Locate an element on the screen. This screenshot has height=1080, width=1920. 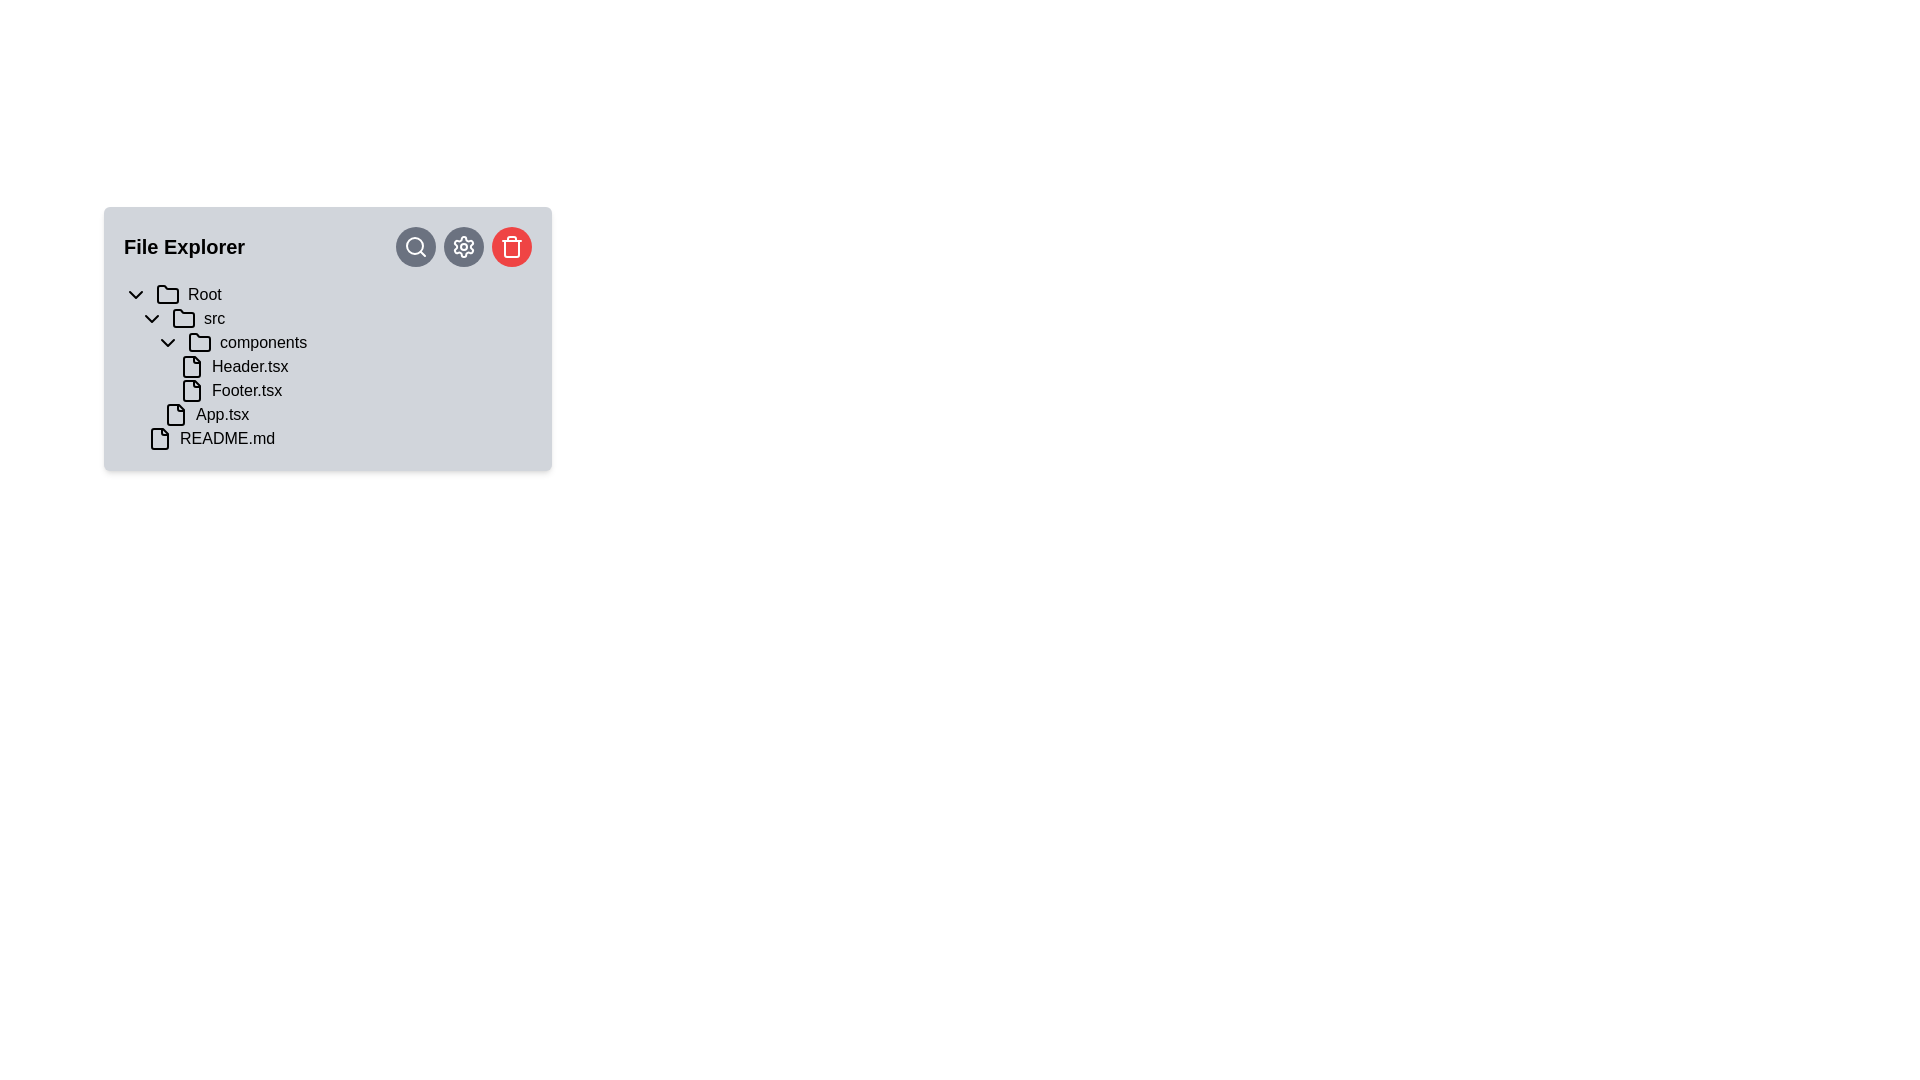
the folder icon representing the 'src' folder in the file explorer is located at coordinates (183, 316).